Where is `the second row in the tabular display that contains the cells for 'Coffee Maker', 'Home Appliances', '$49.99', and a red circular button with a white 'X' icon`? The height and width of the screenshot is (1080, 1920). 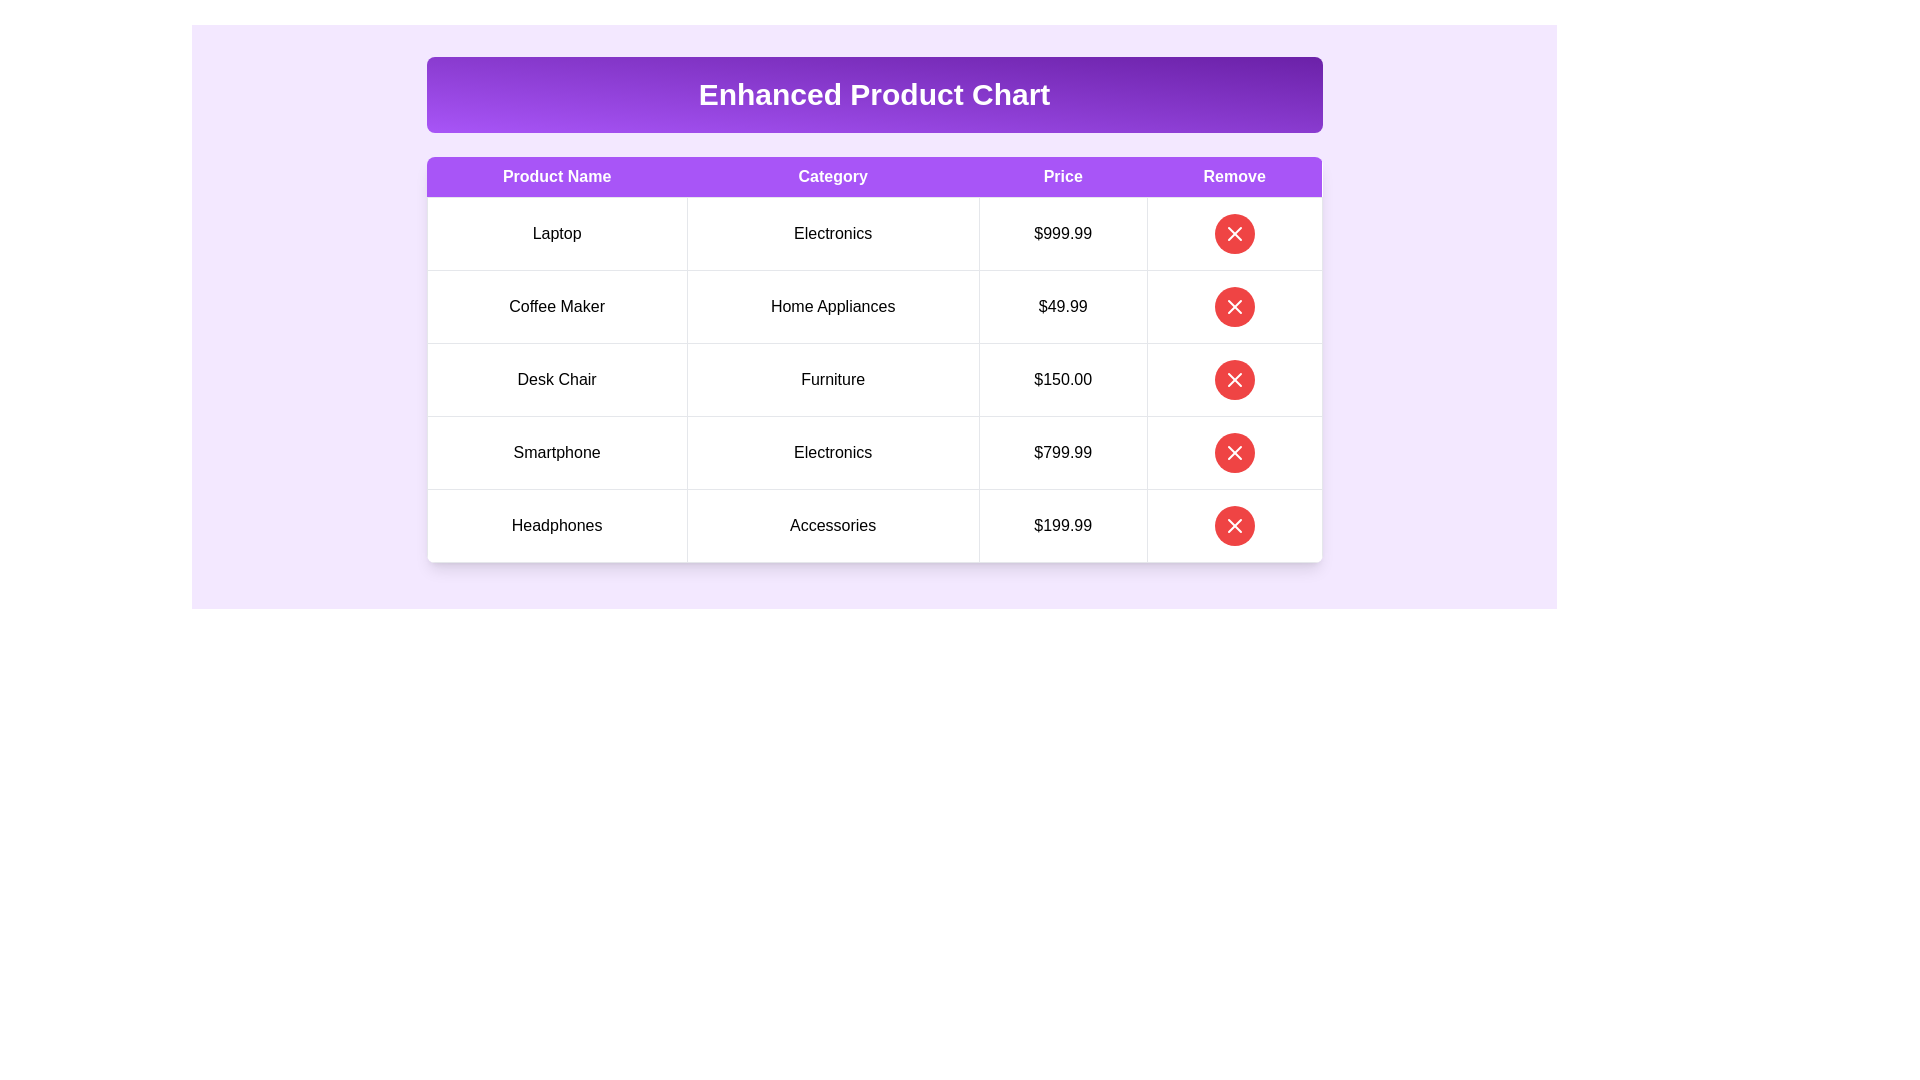
the second row in the tabular display that contains the cells for 'Coffee Maker', 'Home Appliances', '$49.99', and a red circular button with a white 'X' icon is located at coordinates (874, 307).